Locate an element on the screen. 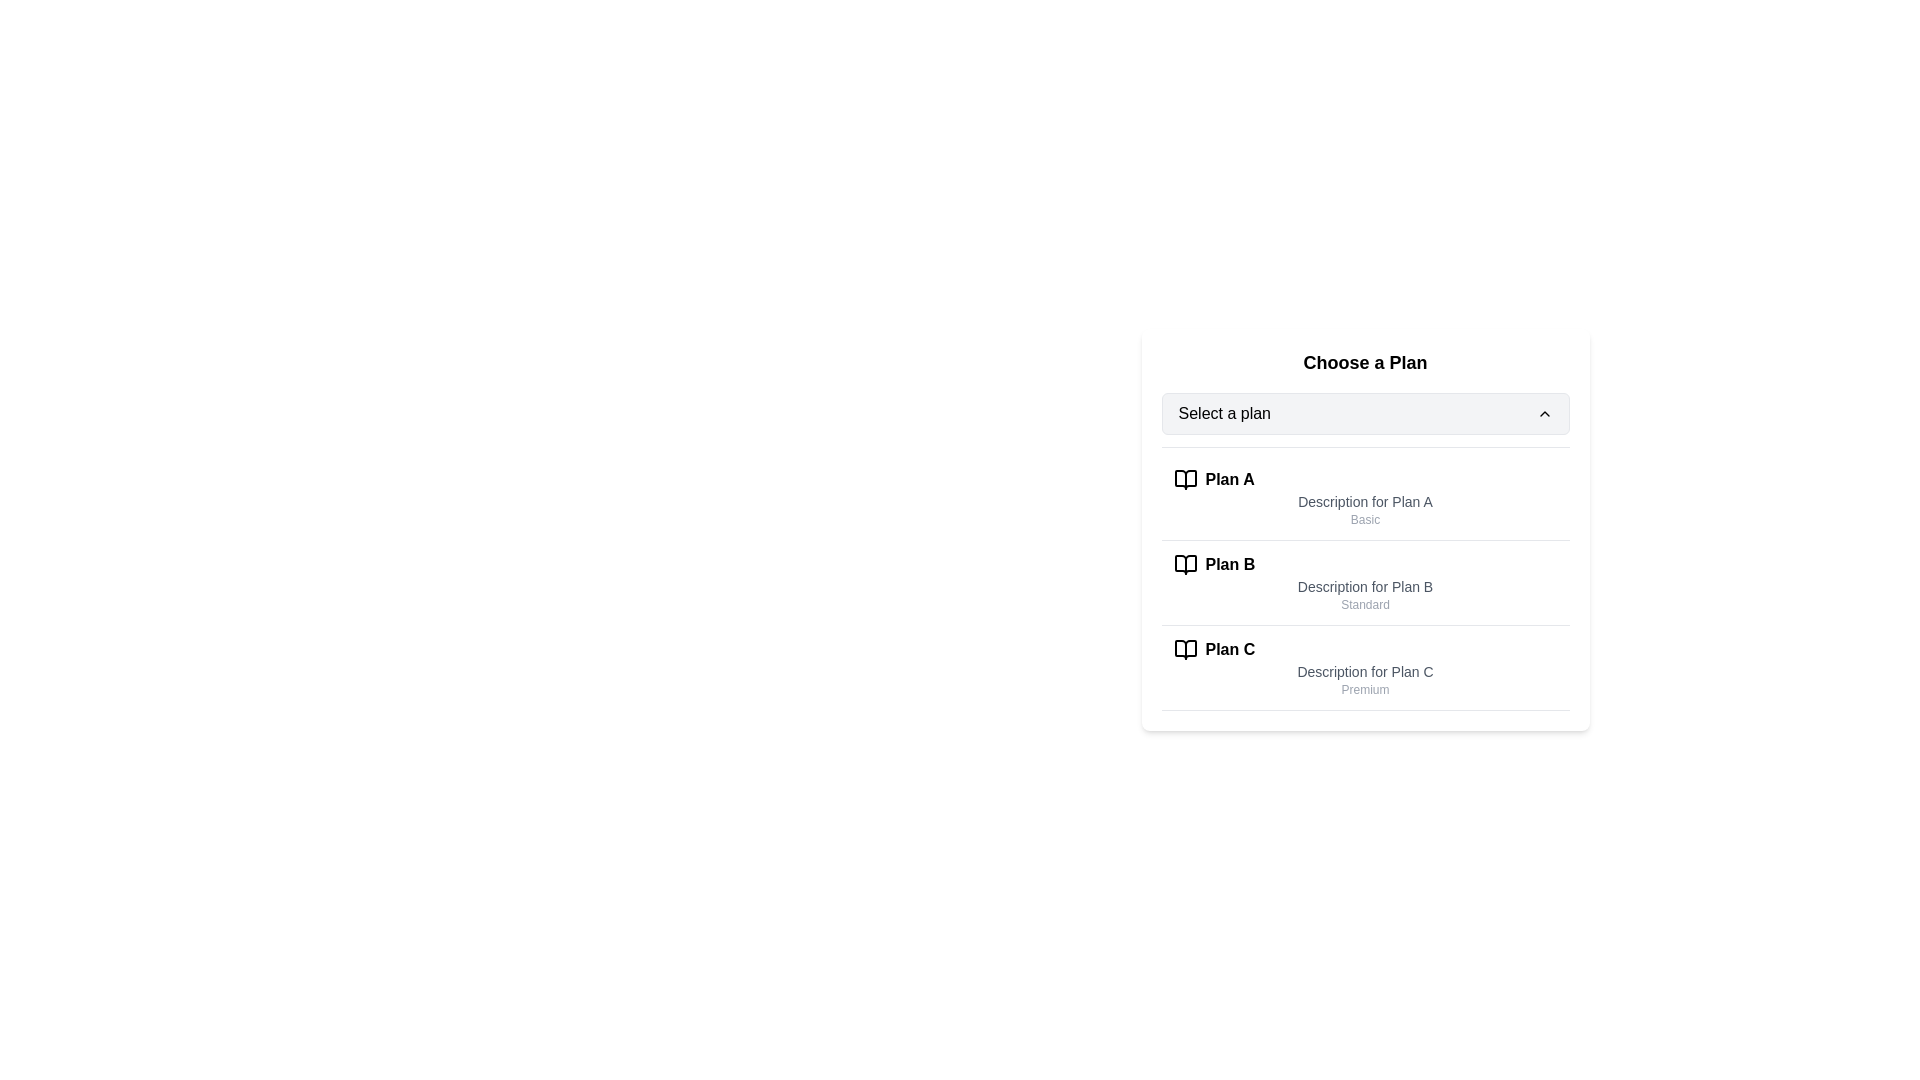 This screenshot has width=1920, height=1080. descriptive content of the Text label that provides information about the 'Plan B' option, located below the 'Plan B' title and above the 'Standard' label is located at coordinates (1364, 585).